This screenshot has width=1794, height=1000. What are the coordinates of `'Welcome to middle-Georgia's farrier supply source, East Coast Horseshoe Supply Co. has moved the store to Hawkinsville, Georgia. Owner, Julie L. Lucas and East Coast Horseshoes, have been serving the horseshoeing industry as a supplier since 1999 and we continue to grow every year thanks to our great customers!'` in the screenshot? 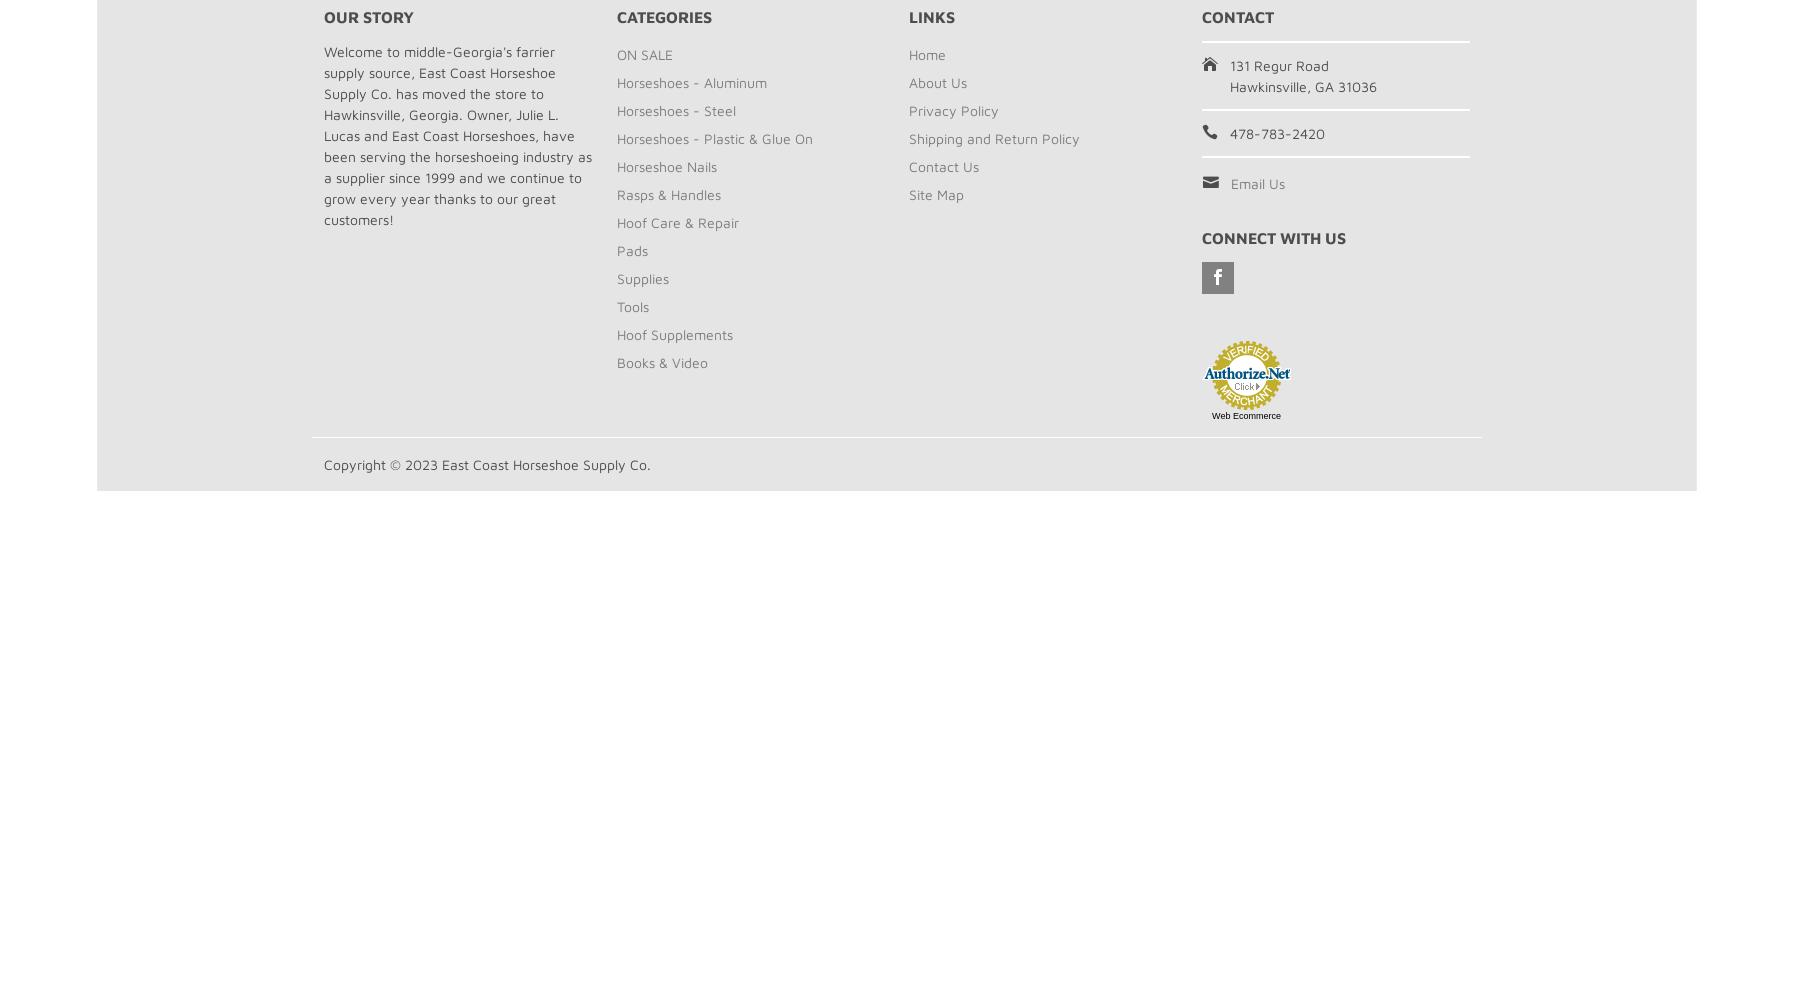 It's located at (458, 134).